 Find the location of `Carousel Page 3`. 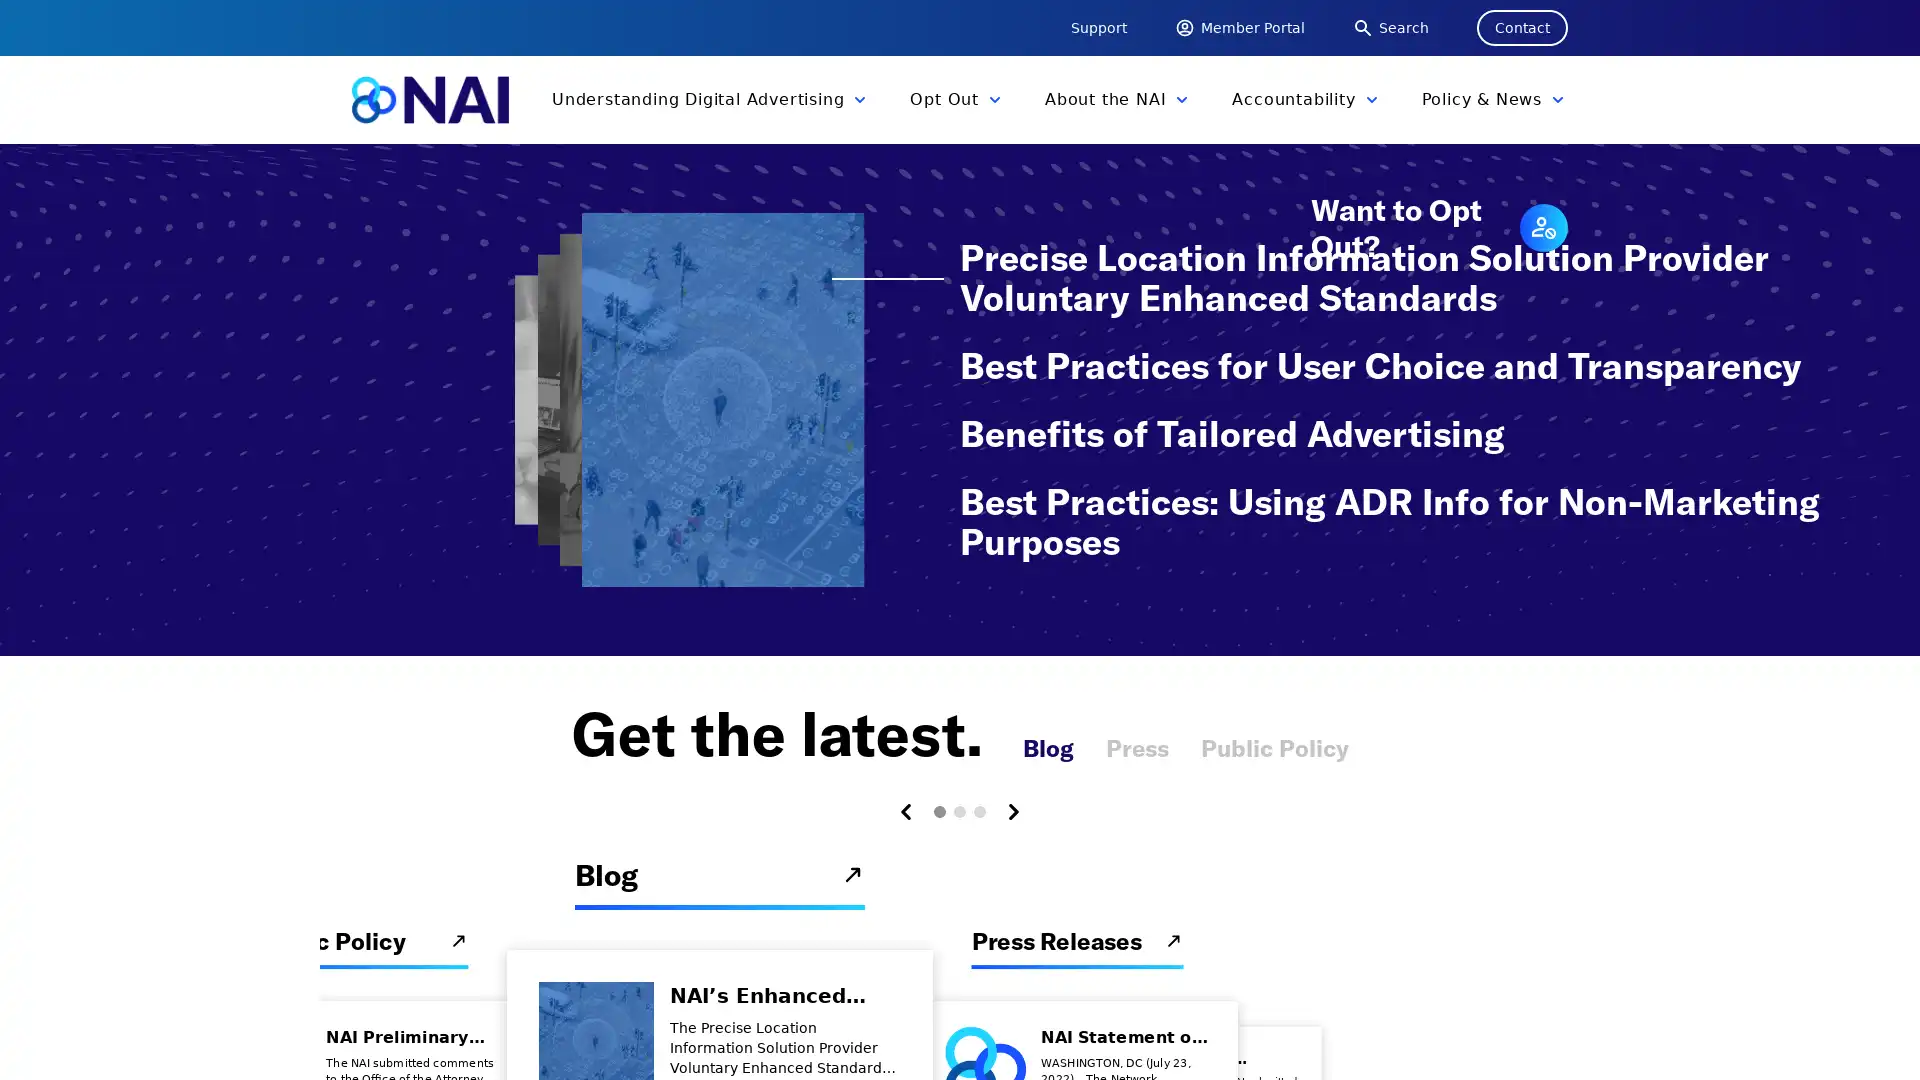

Carousel Page 3 is located at coordinates (979, 812).